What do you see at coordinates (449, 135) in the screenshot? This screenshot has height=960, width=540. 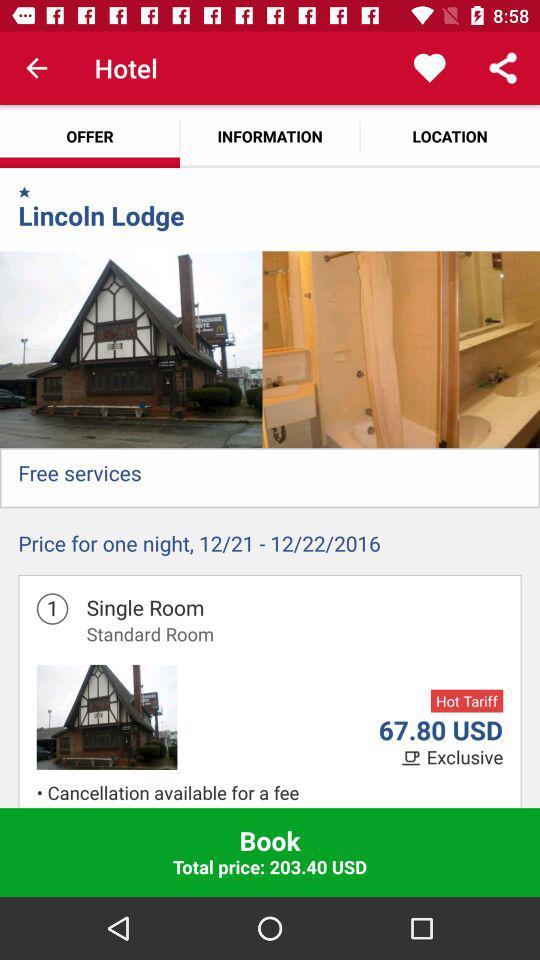 I see `the location` at bounding box center [449, 135].